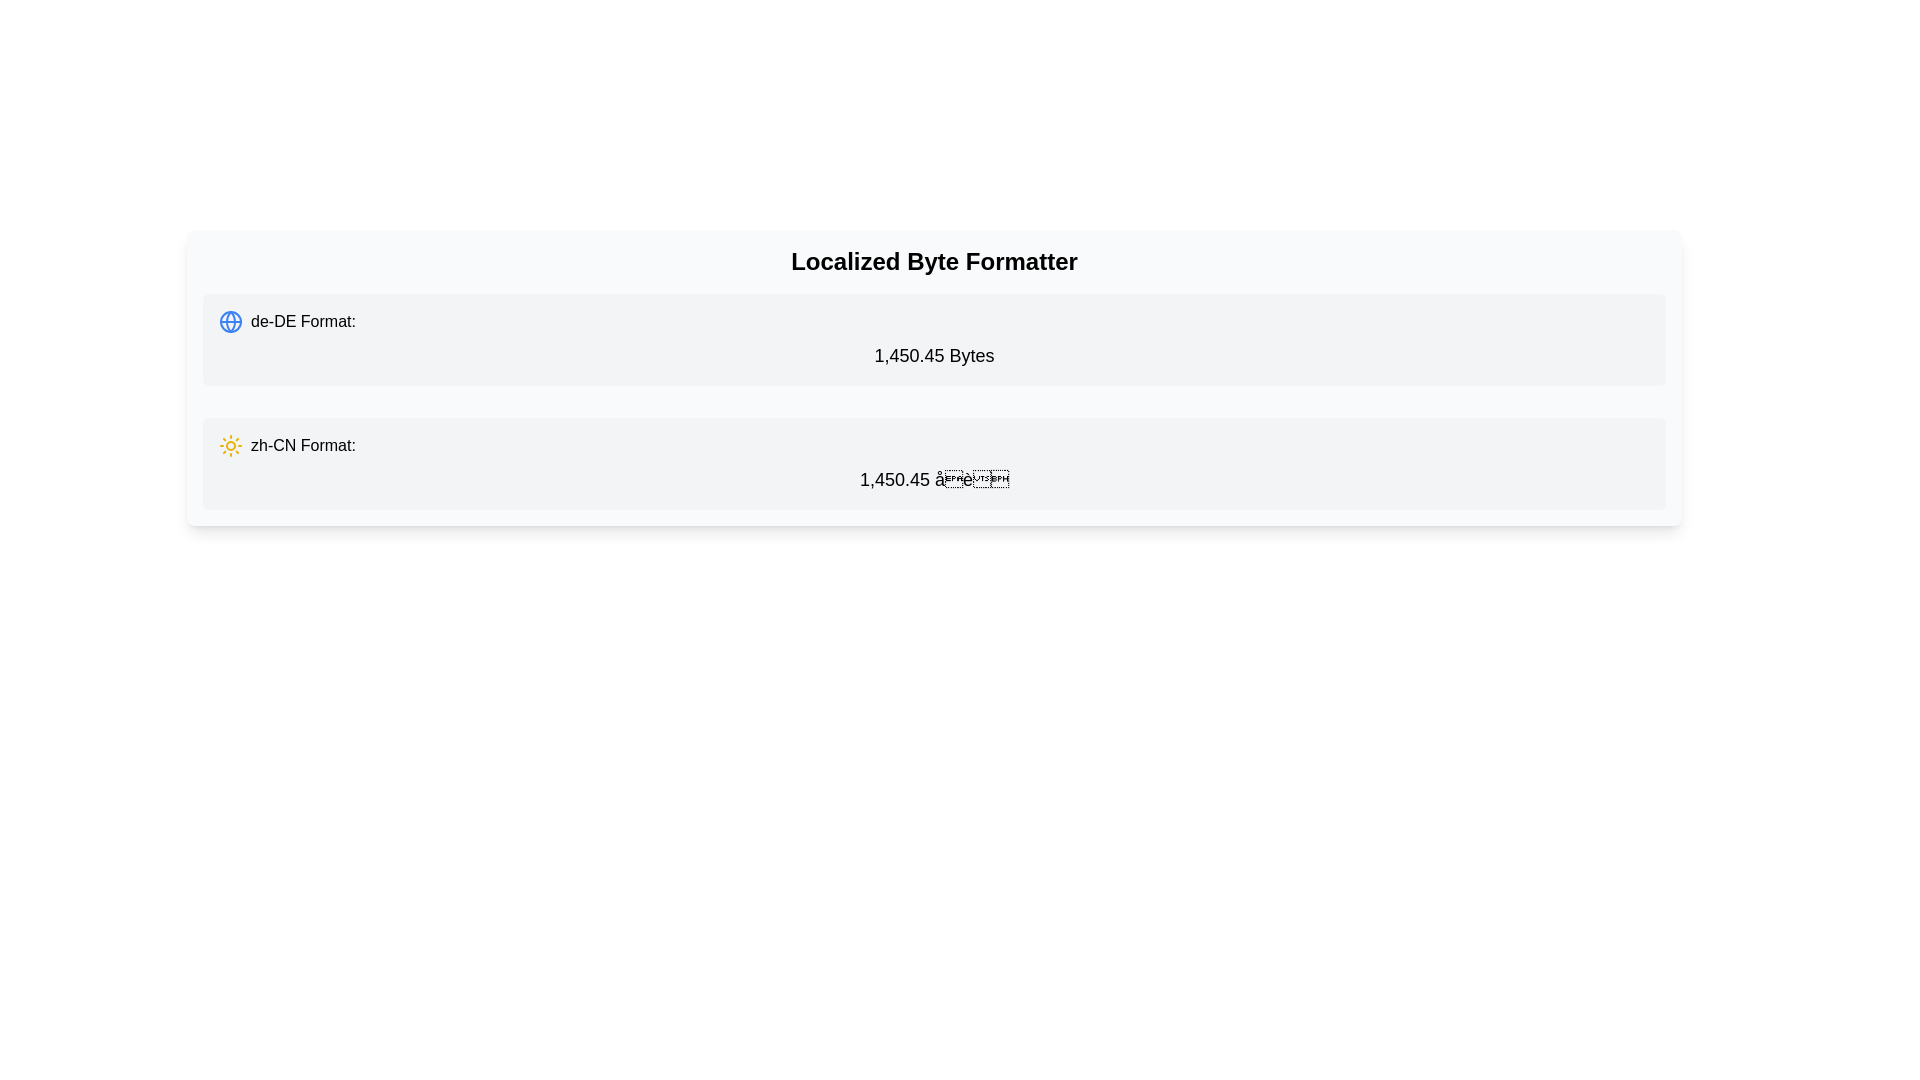 This screenshot has width=1920, height=1080. Describe the element at coordinates (230, 320) in the screenshot. I see `the meridian line element of the blue globe icon, which is a part of the stylized SVG graphic` at that location.